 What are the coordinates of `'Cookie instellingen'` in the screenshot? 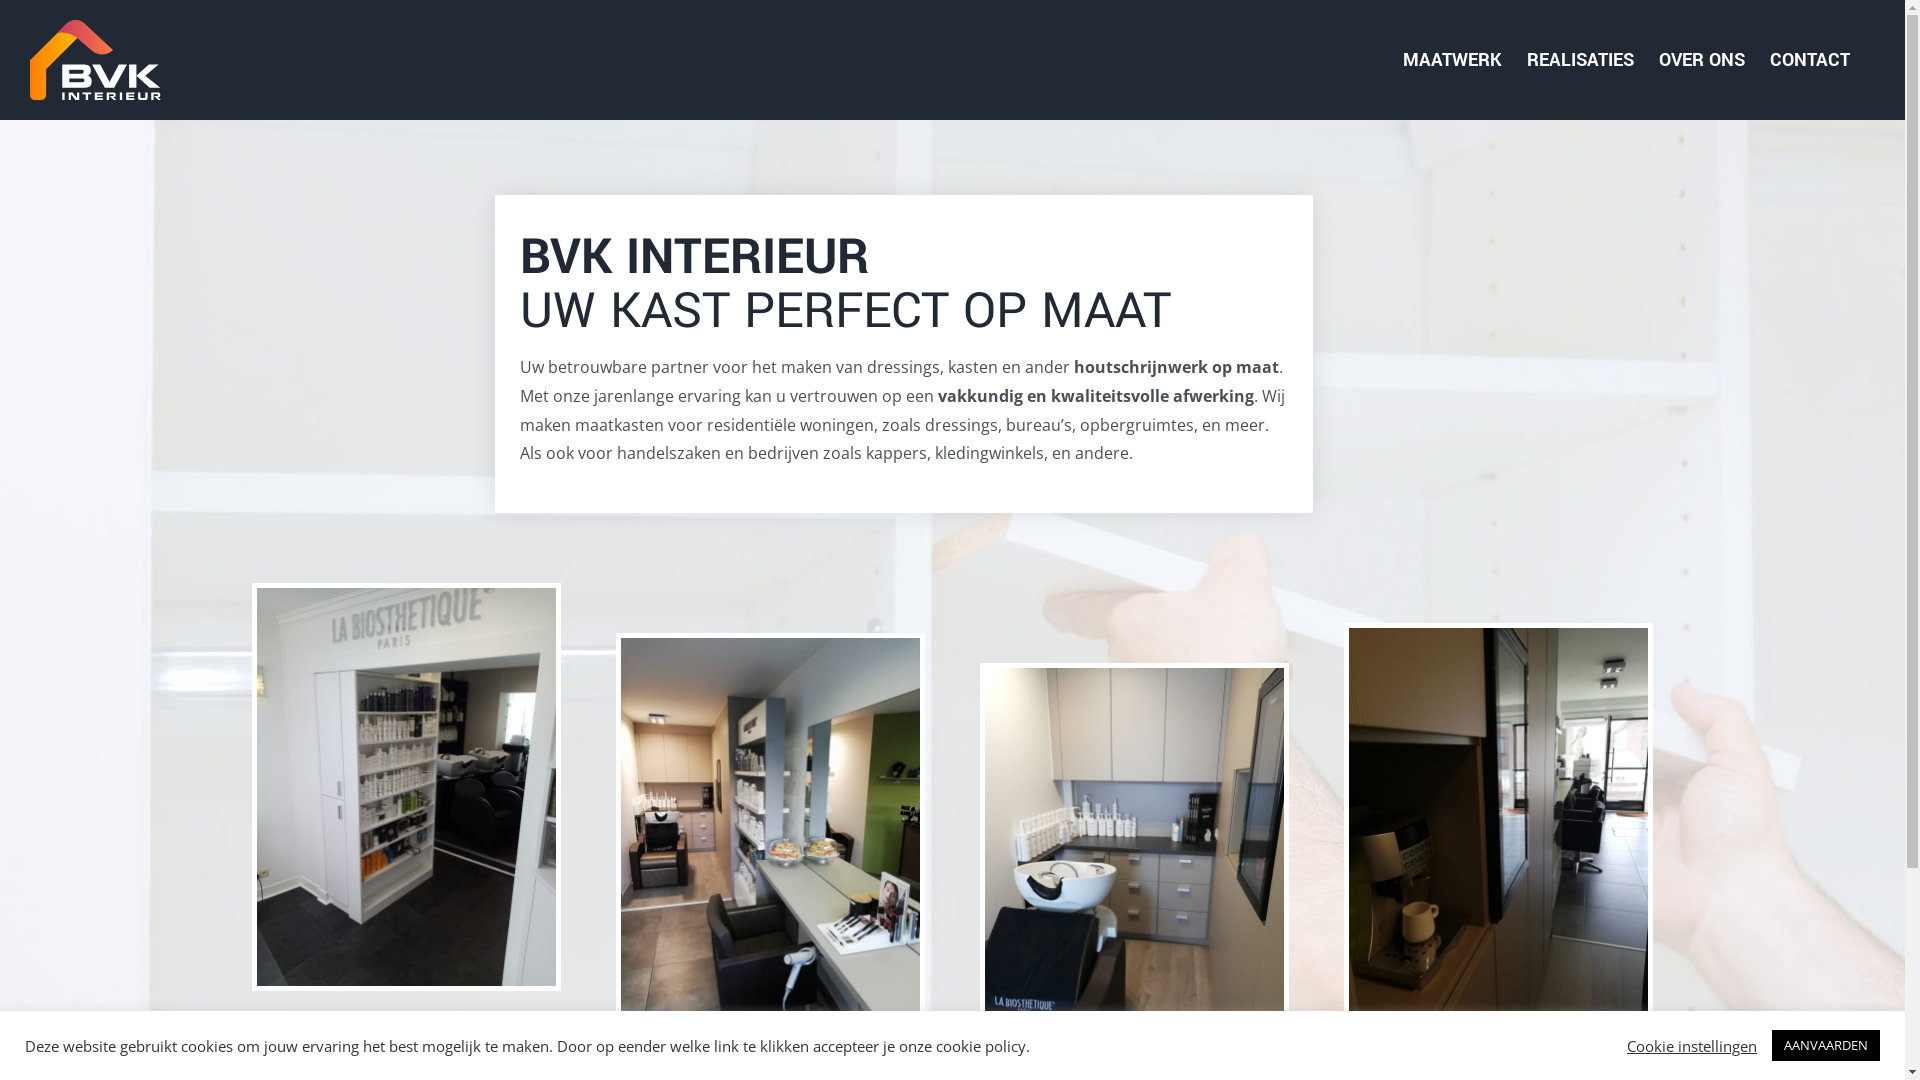 It's located at (1691, 1044).